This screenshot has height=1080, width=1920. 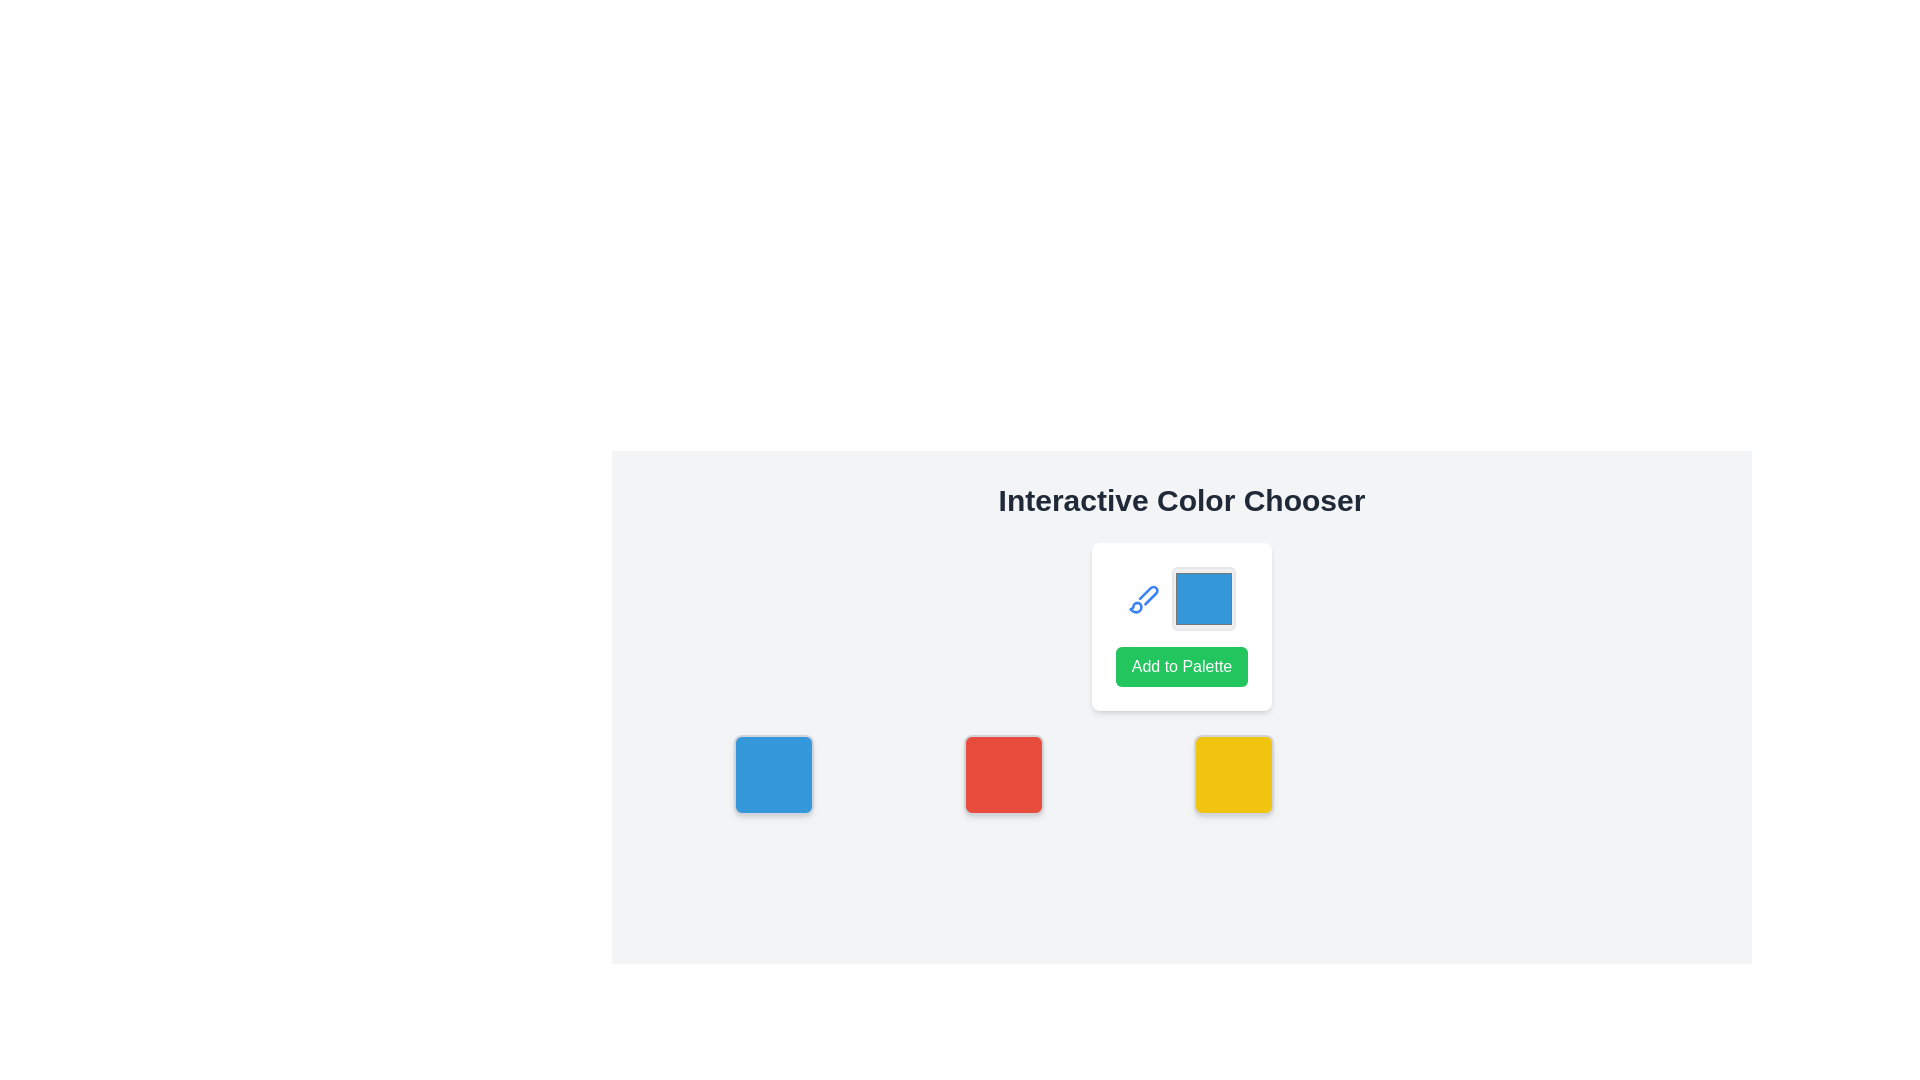 What do you see at coordinates (1181, 597) in the screenshot?
I see `the interactive color input element, which is a square with a blue background and a gray border` at bounding box center [1181, 597].